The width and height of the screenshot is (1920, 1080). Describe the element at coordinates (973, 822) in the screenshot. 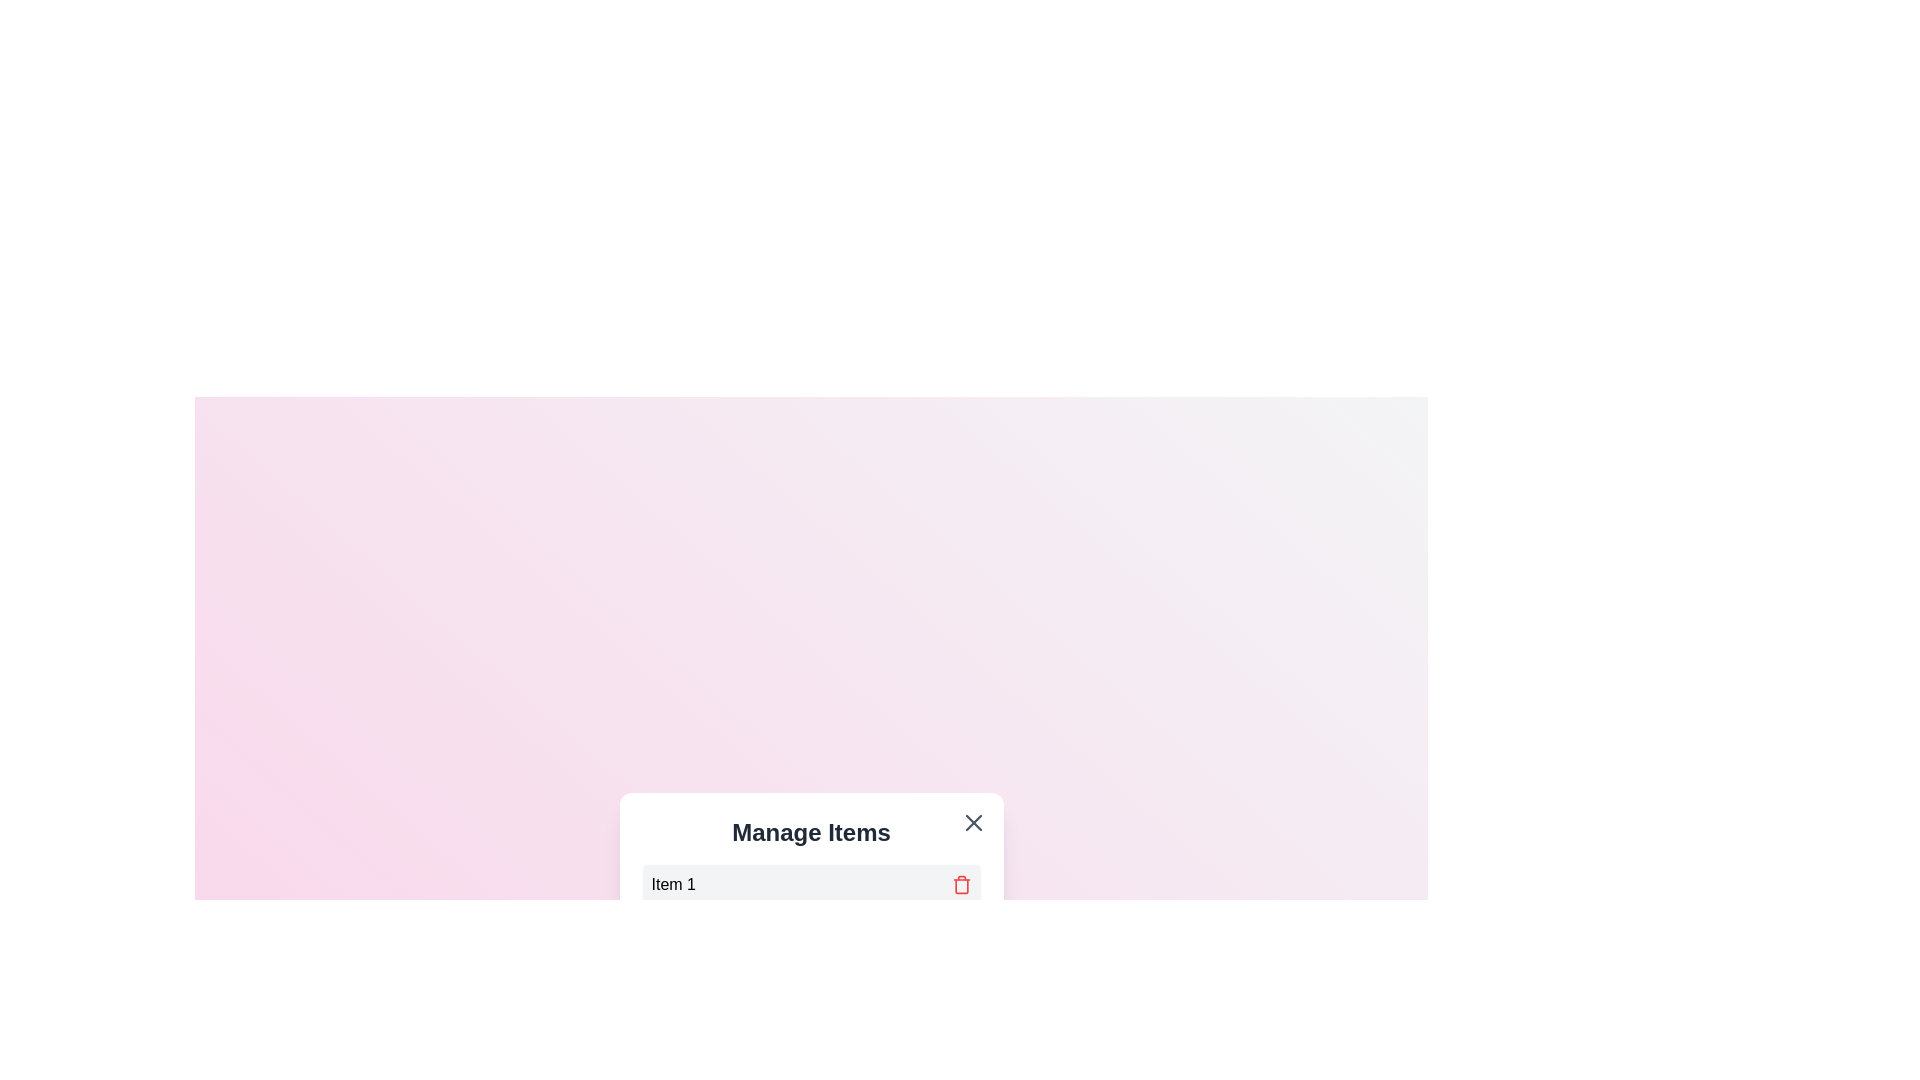

I see `'X' button at the top-right corner of the dialog to close it` at that location.